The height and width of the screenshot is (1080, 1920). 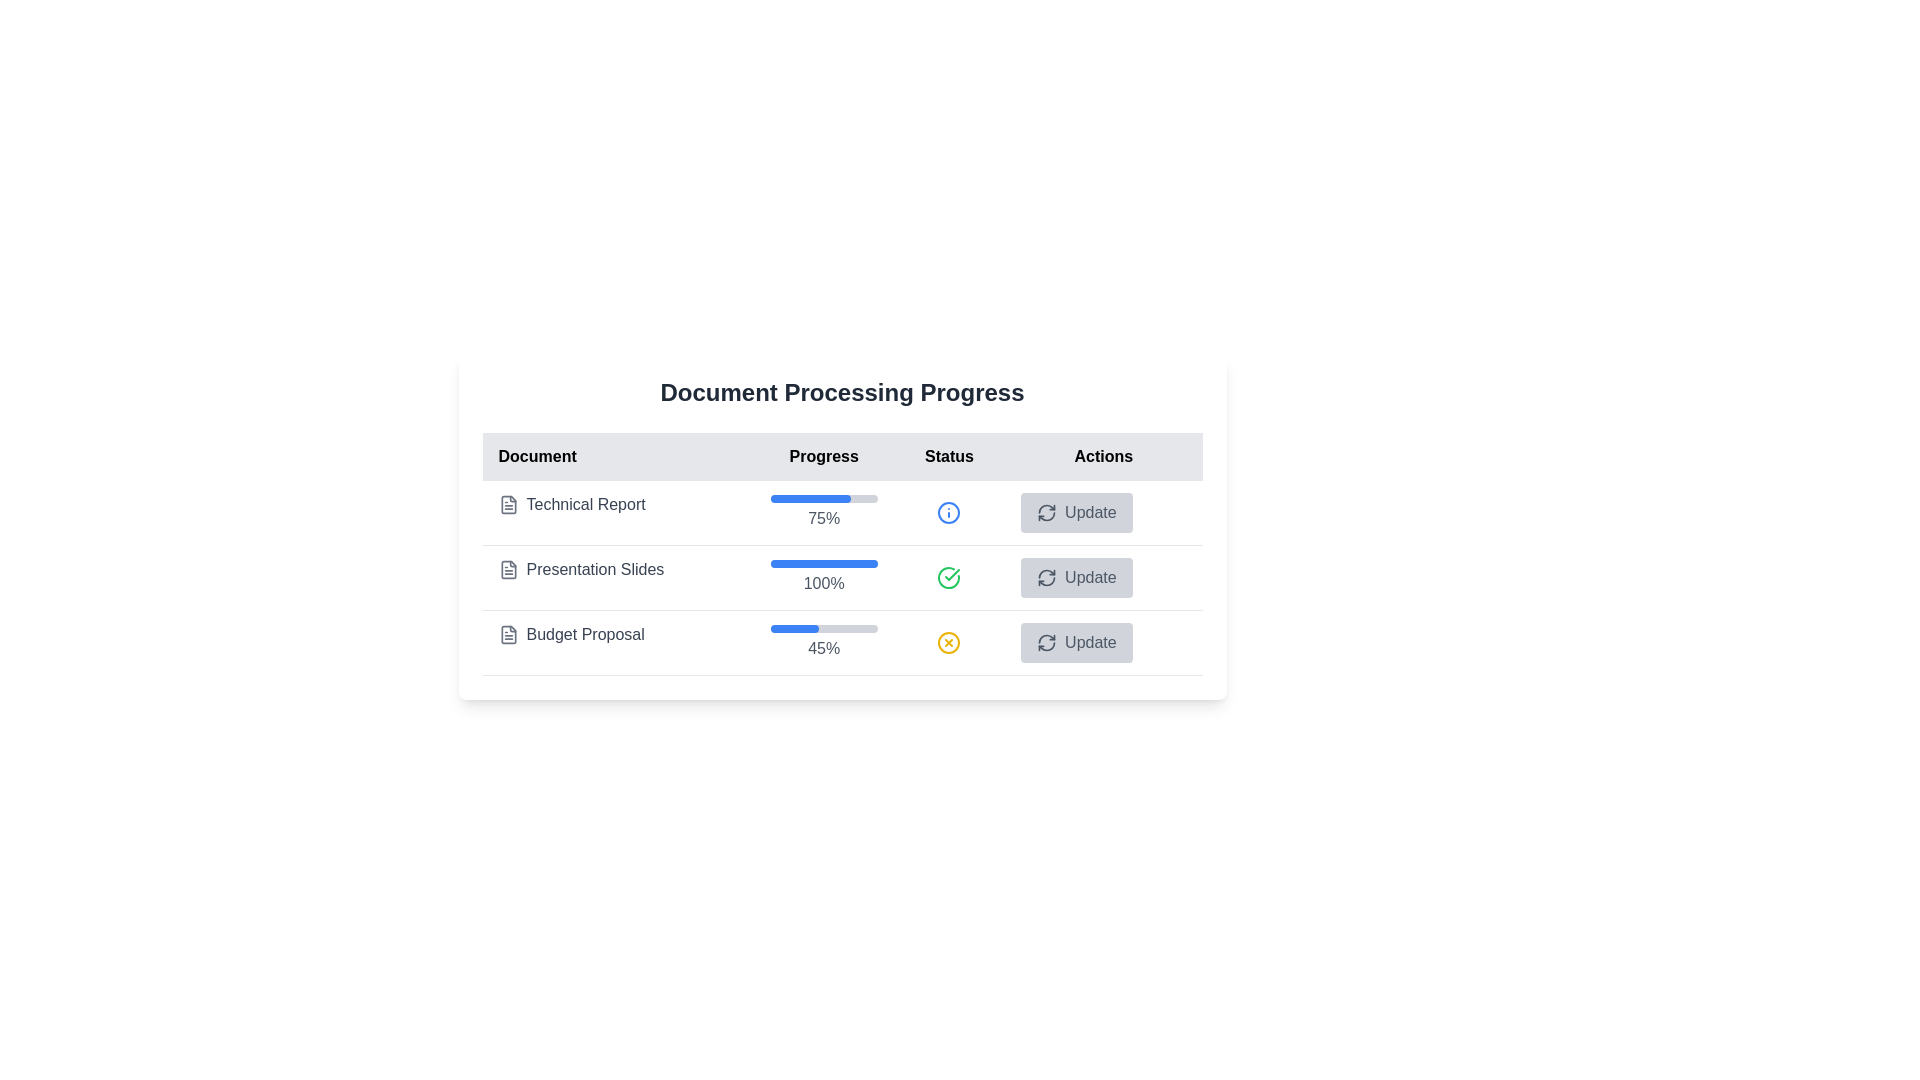 I want to click on the progress indicator displaying '100%' in blue, located in the 'Presentation Slides' row under the 'Progress' column, so click(x=842, y=578).